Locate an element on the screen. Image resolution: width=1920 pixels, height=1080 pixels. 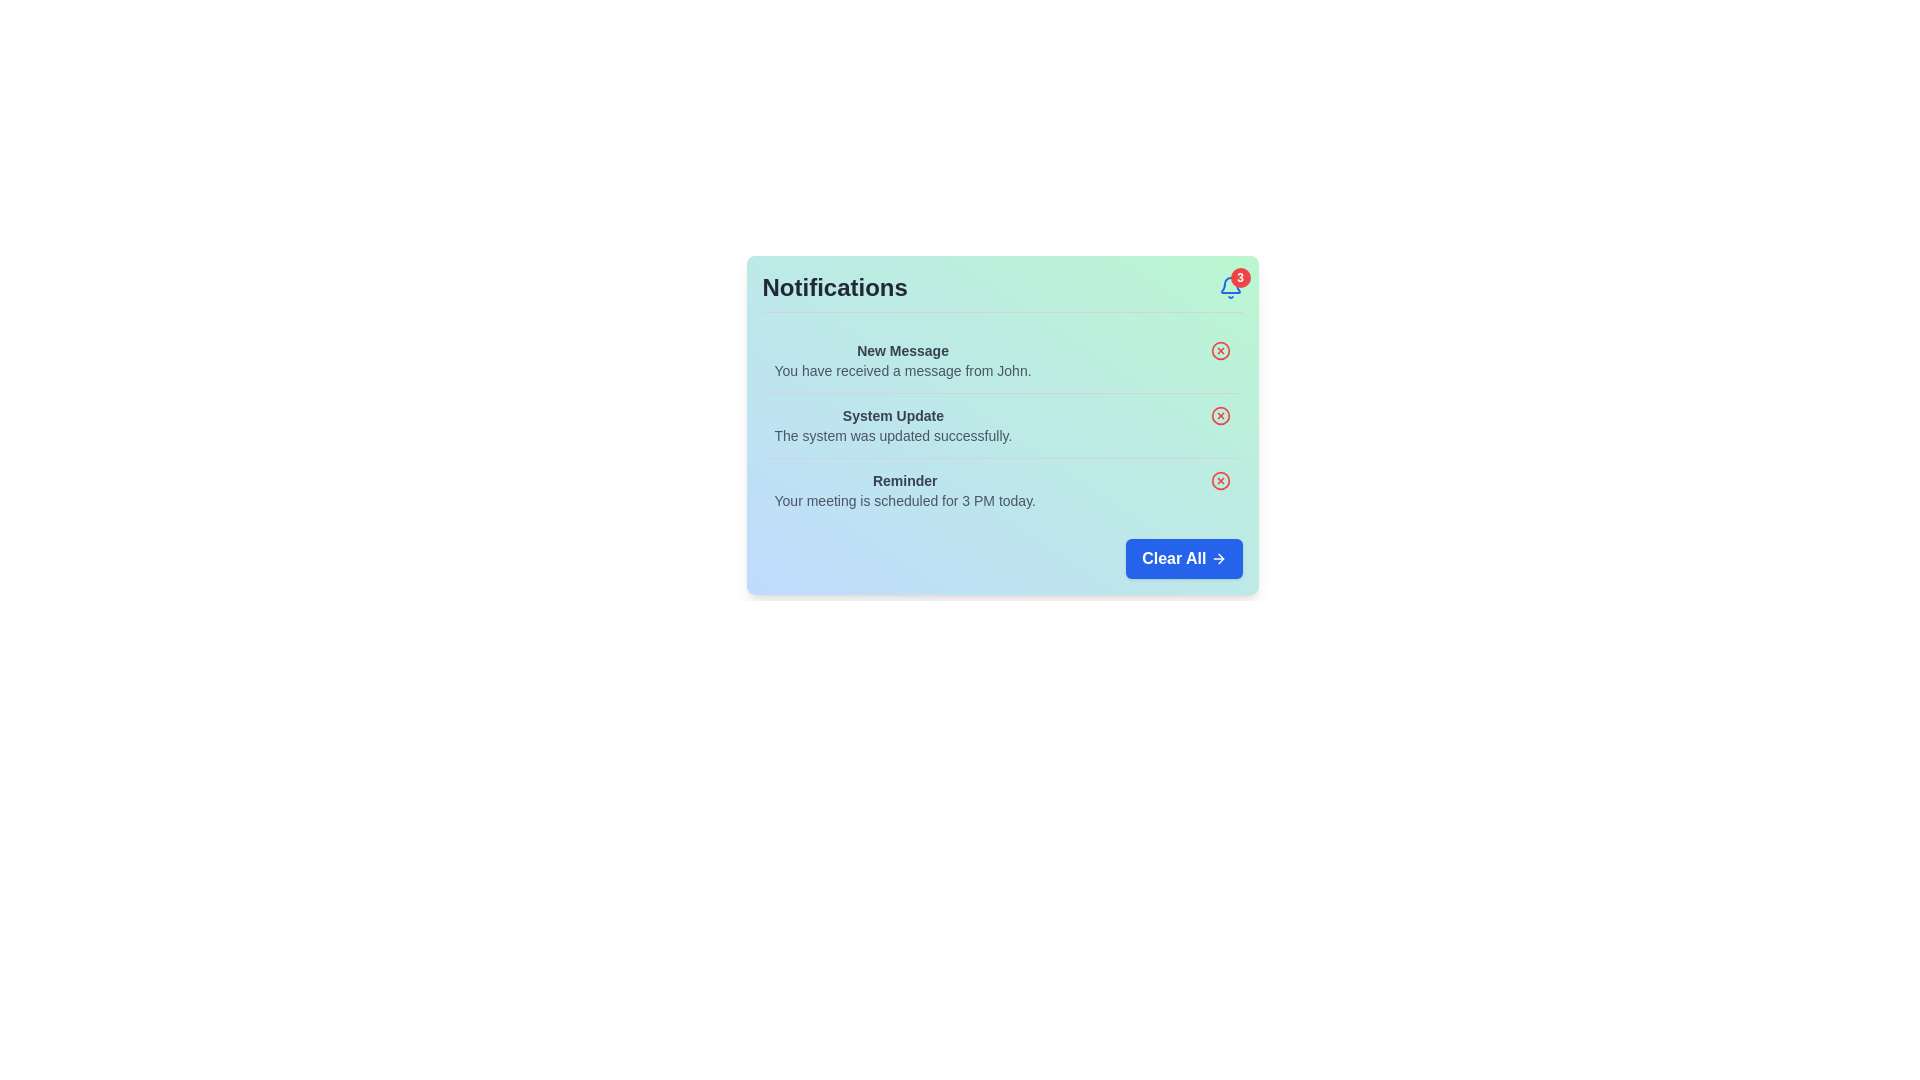
the Notification Indicator located in the top-right corner next to the 'Notifications' title, which indicates three pending notifications is located at coordinates (1229, 288).